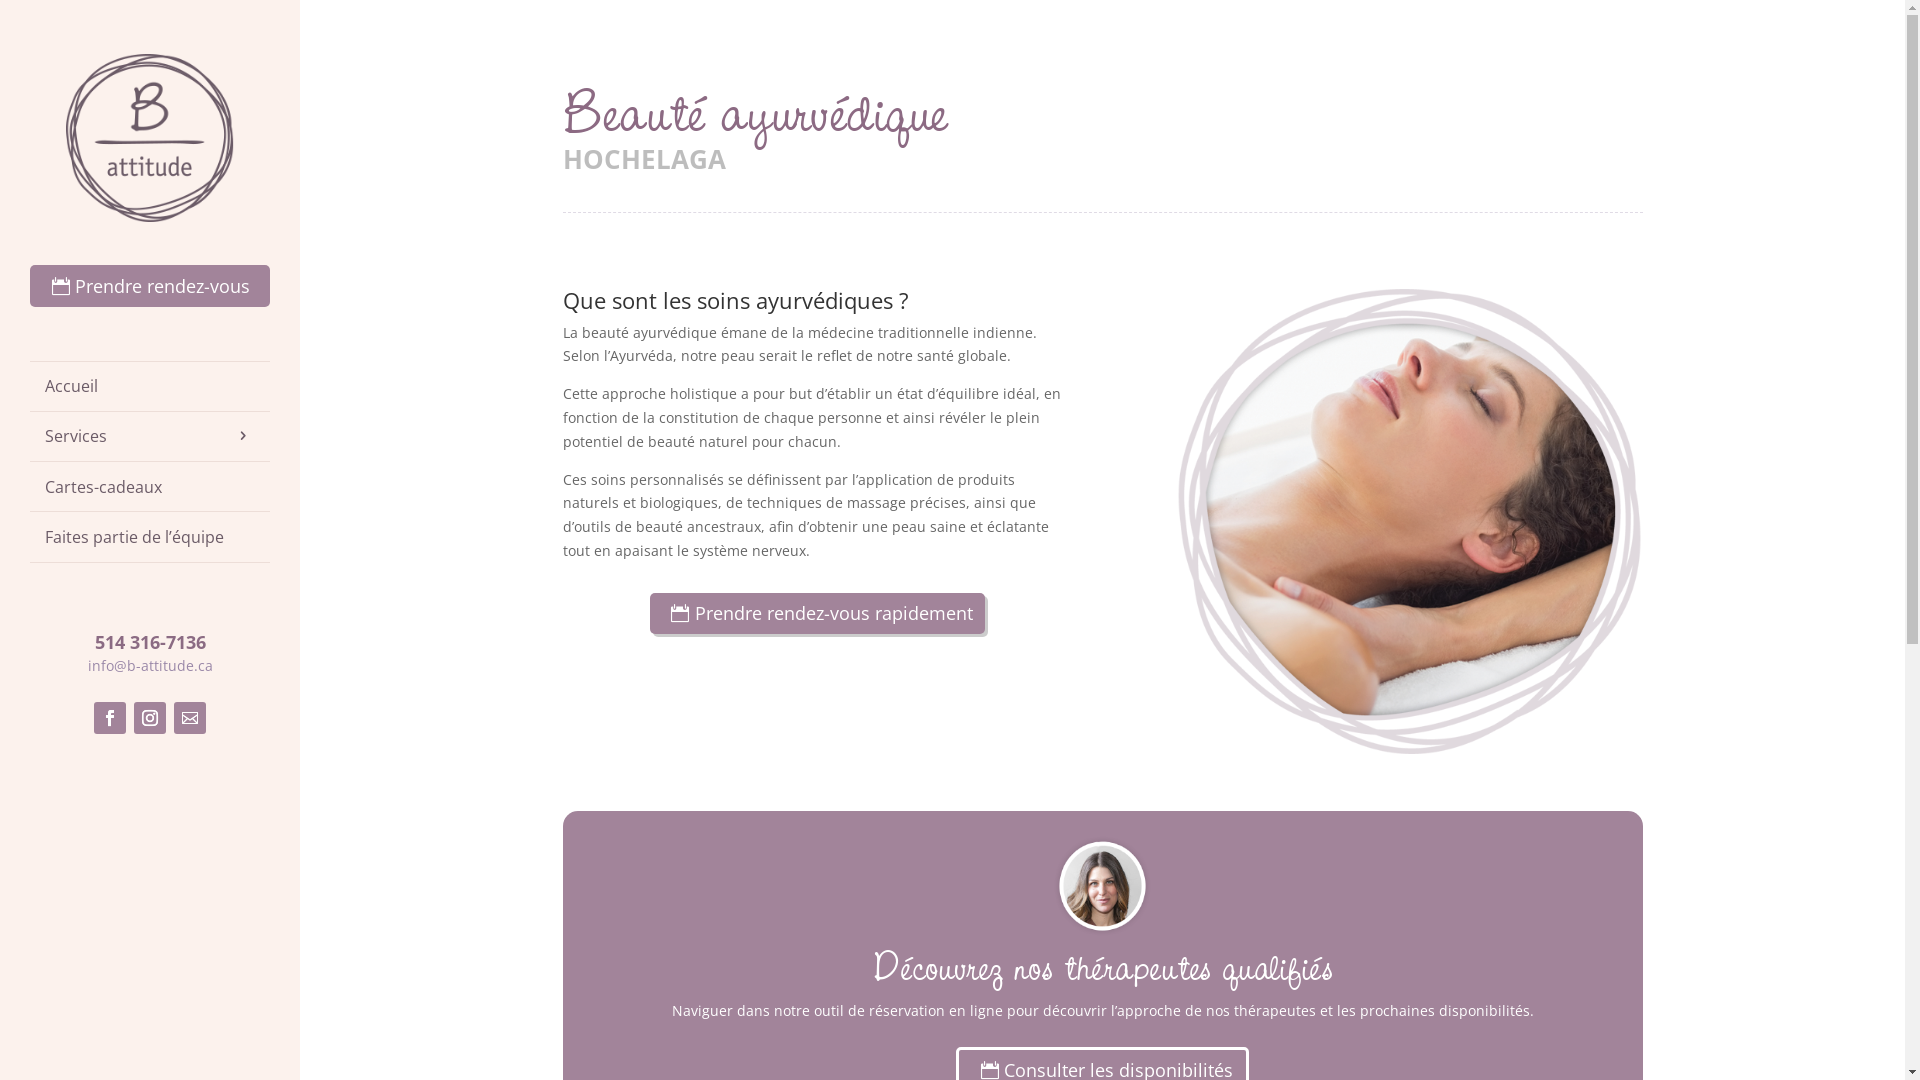  What do you see at coordinates (149, 665) in the screenshot?
I see `'info@b-attitude.ca'` at bounding box center [149, 665].